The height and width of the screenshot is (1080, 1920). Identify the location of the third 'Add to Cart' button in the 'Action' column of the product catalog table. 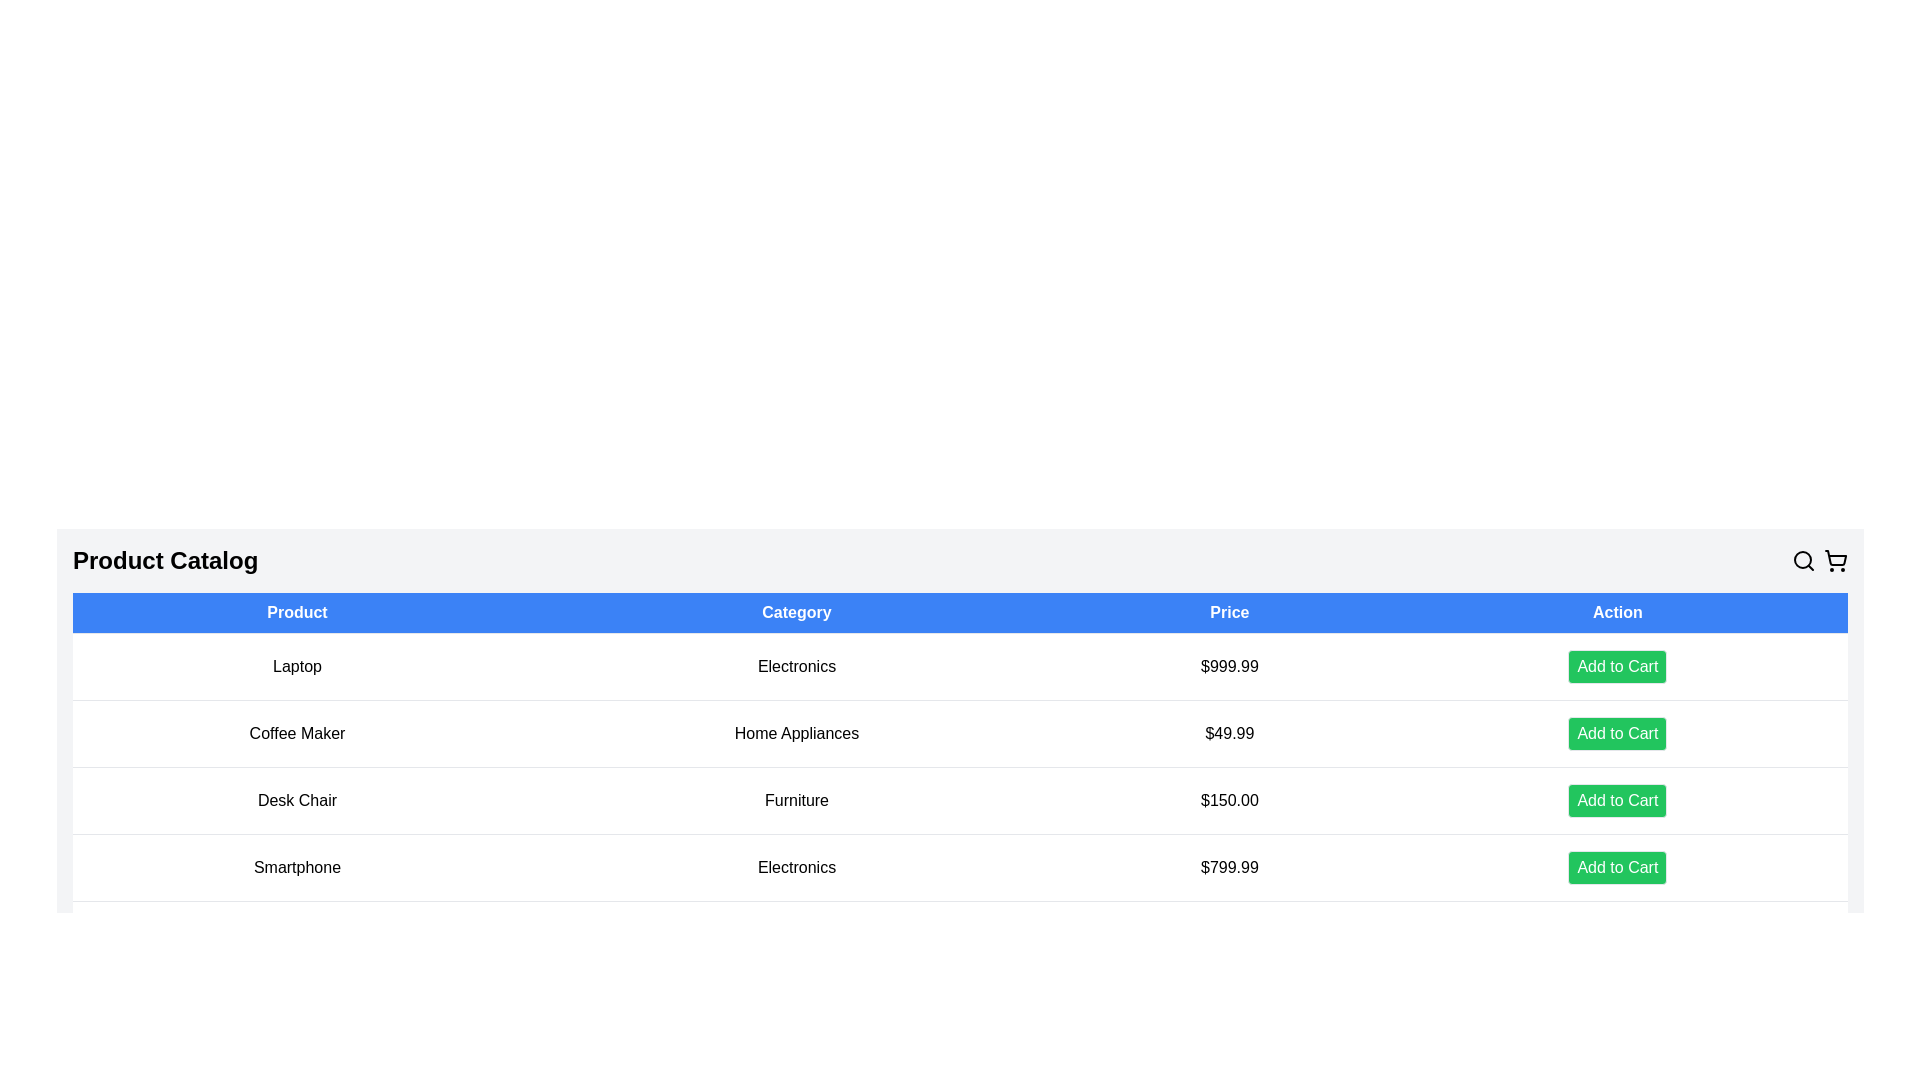
(1617, 800).